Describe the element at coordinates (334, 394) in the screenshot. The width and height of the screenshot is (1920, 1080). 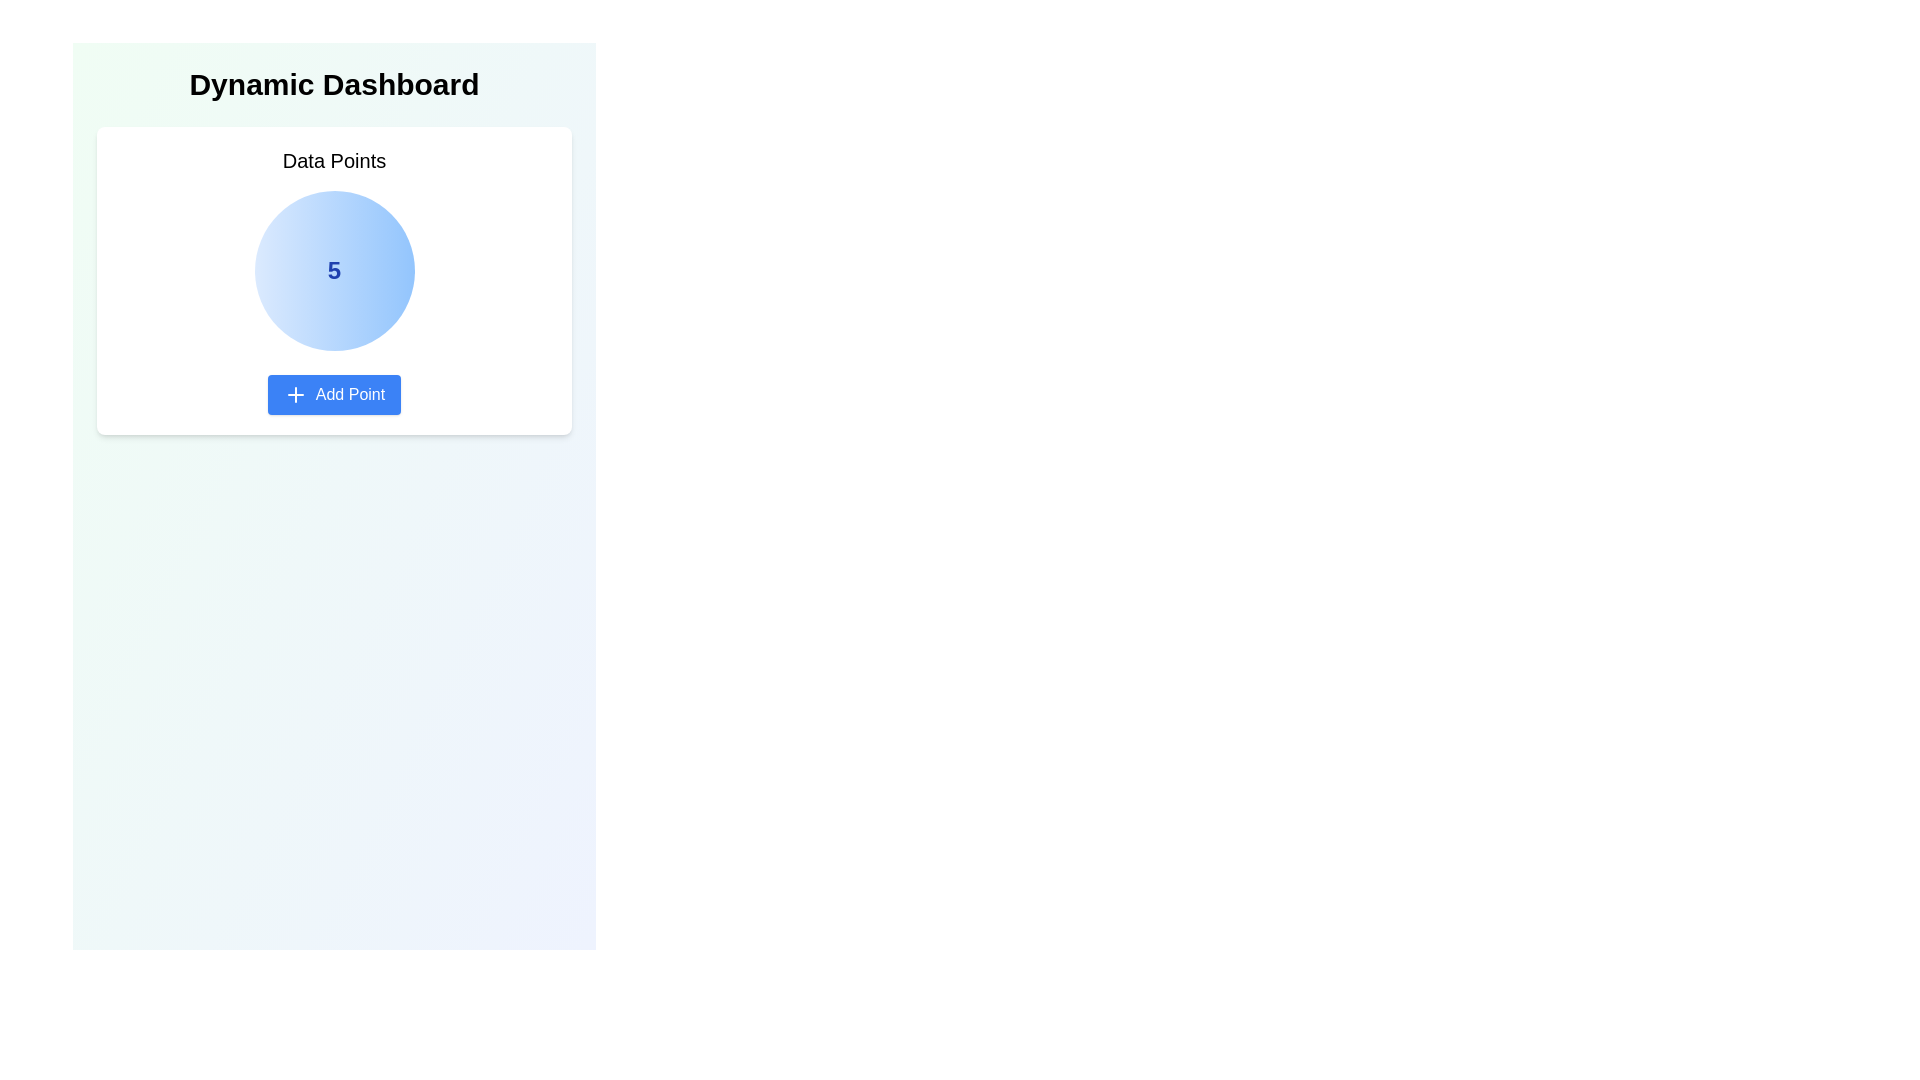
I see `the button located at the bottom of a white card with rounded corners, which adds a new data point to the system` at that location.